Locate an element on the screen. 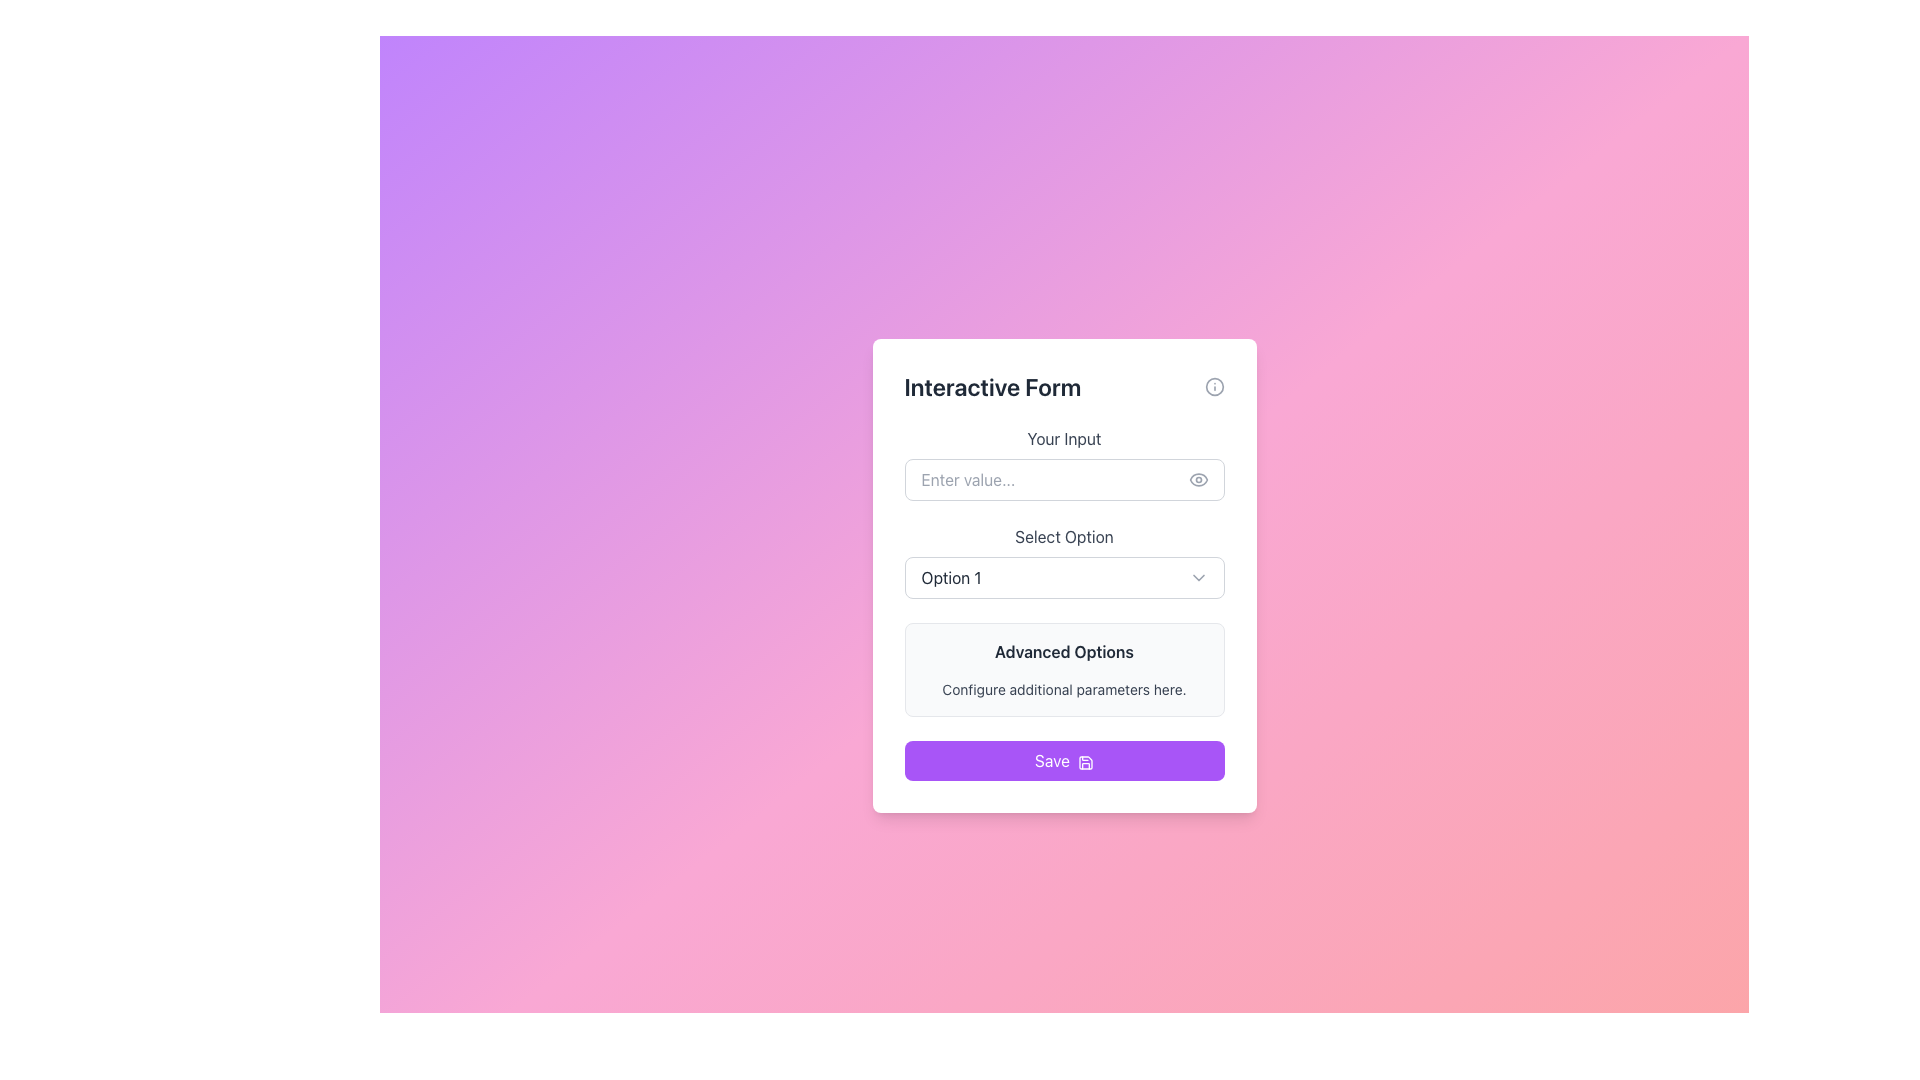 Image resolution: width=1920 pixels, height=1080 pixels. the 'Interactive Form' text element, which is displayed in a large, bold sans-serif font in dark gray near the top center of a modal interface is located at coordinates (992, 386).